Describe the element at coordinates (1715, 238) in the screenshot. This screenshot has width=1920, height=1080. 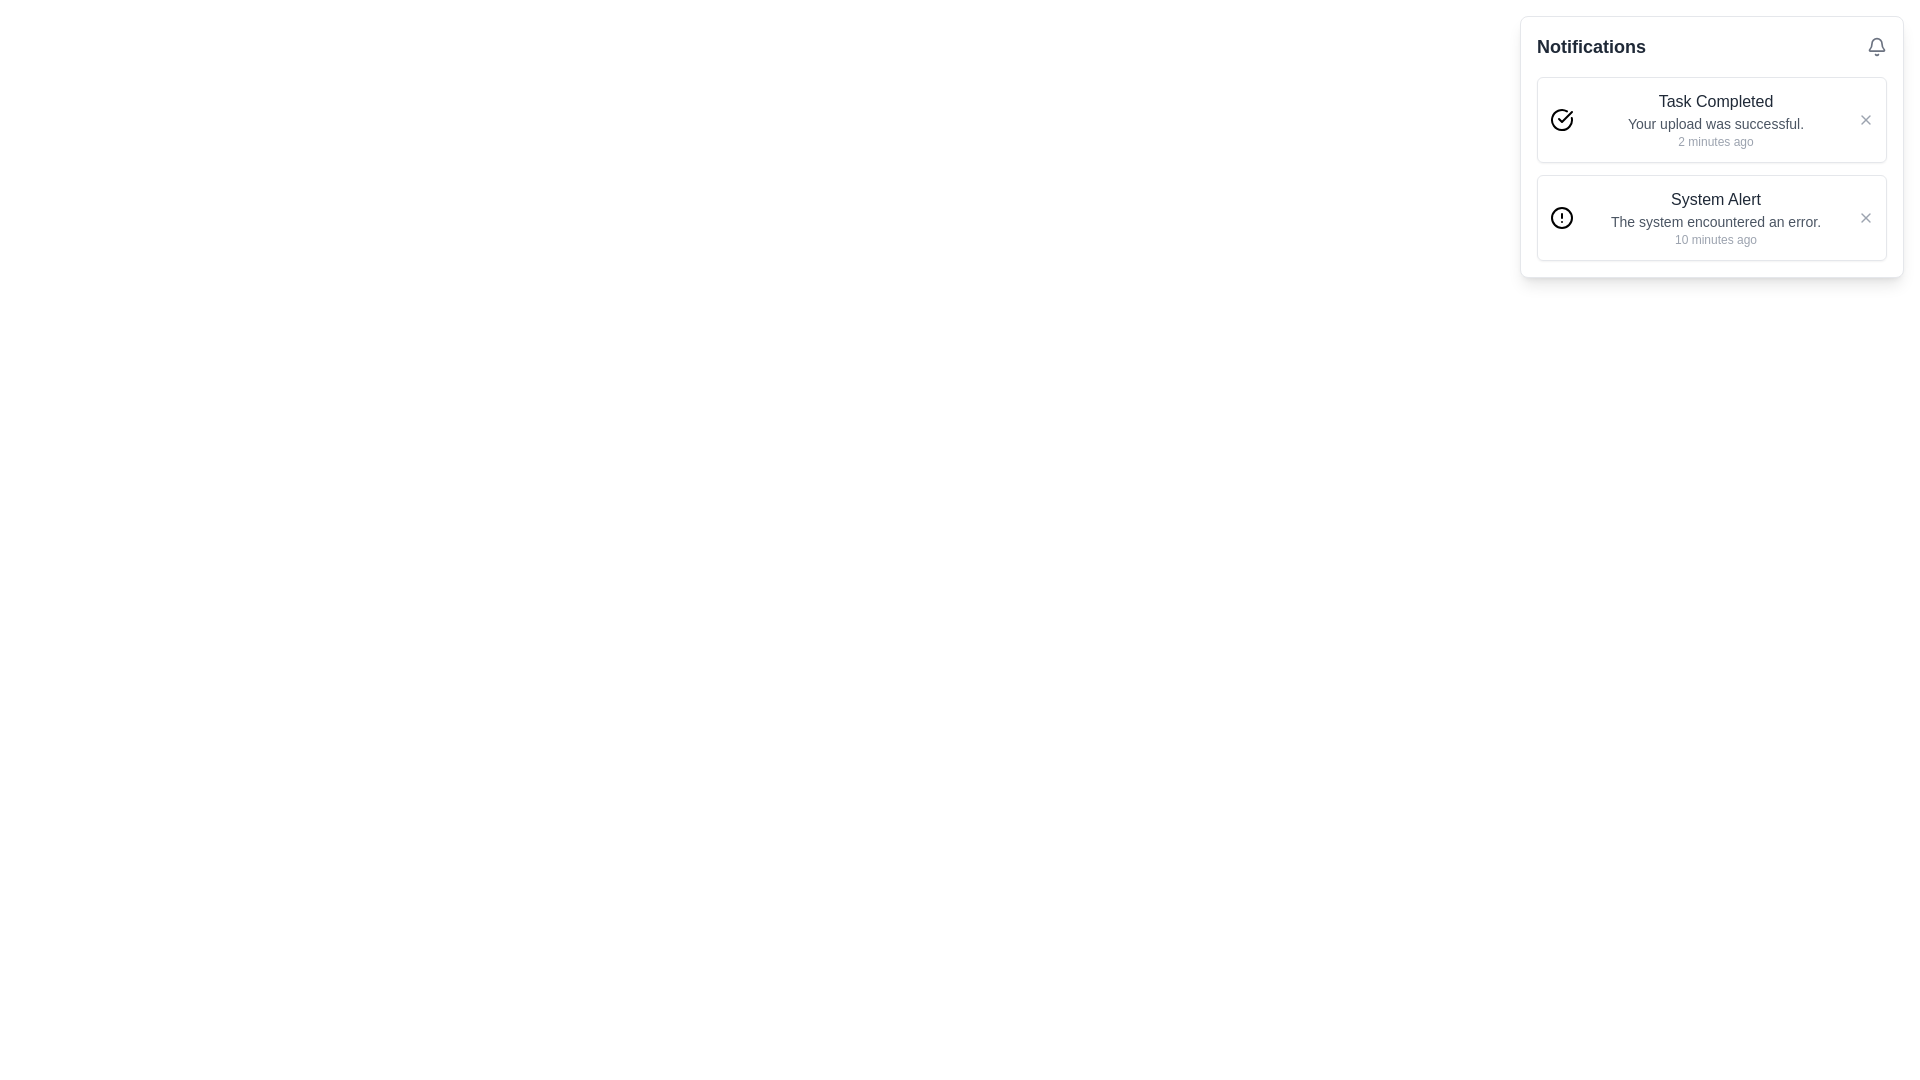
I see `the text label that reads '10 minutes ago', which is located at the bottom of the alert notification in a subdued gray color` at that location.